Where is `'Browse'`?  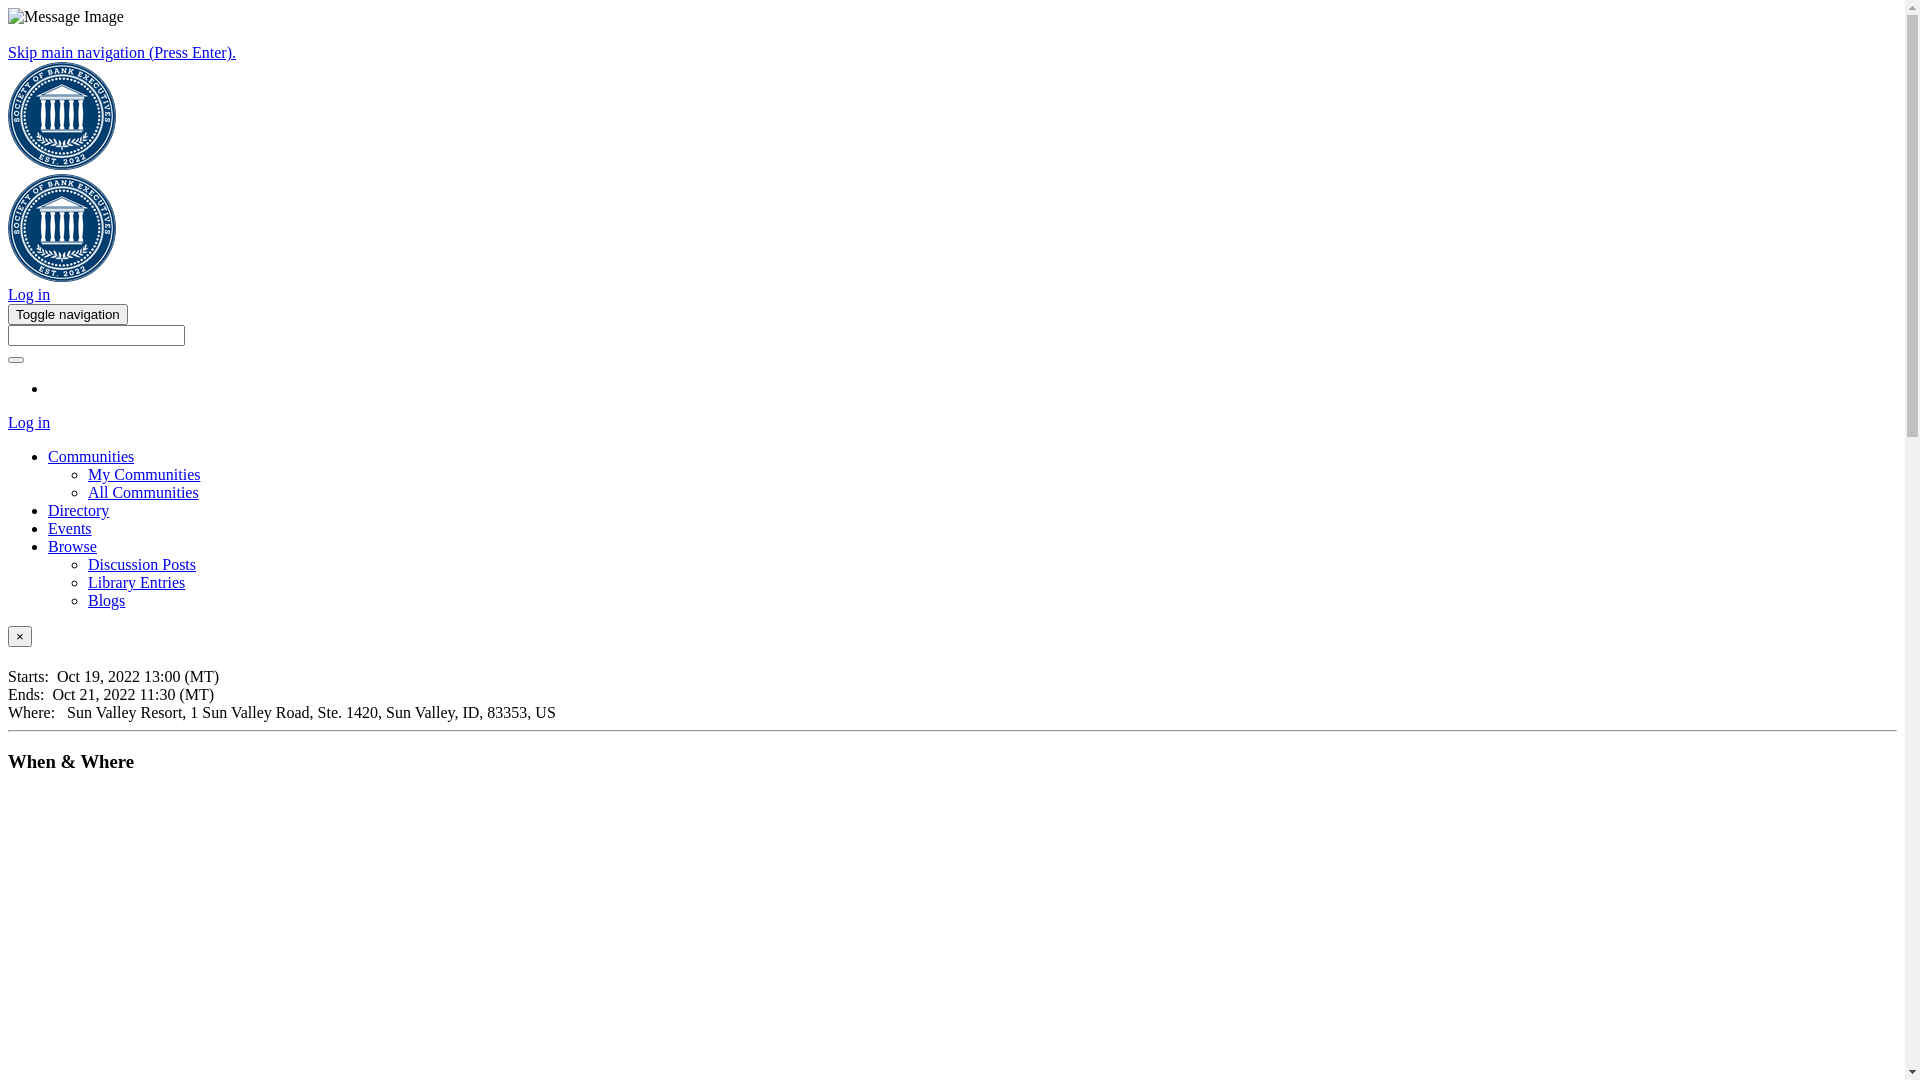
'Browse' is located at coordinates (72, 546).